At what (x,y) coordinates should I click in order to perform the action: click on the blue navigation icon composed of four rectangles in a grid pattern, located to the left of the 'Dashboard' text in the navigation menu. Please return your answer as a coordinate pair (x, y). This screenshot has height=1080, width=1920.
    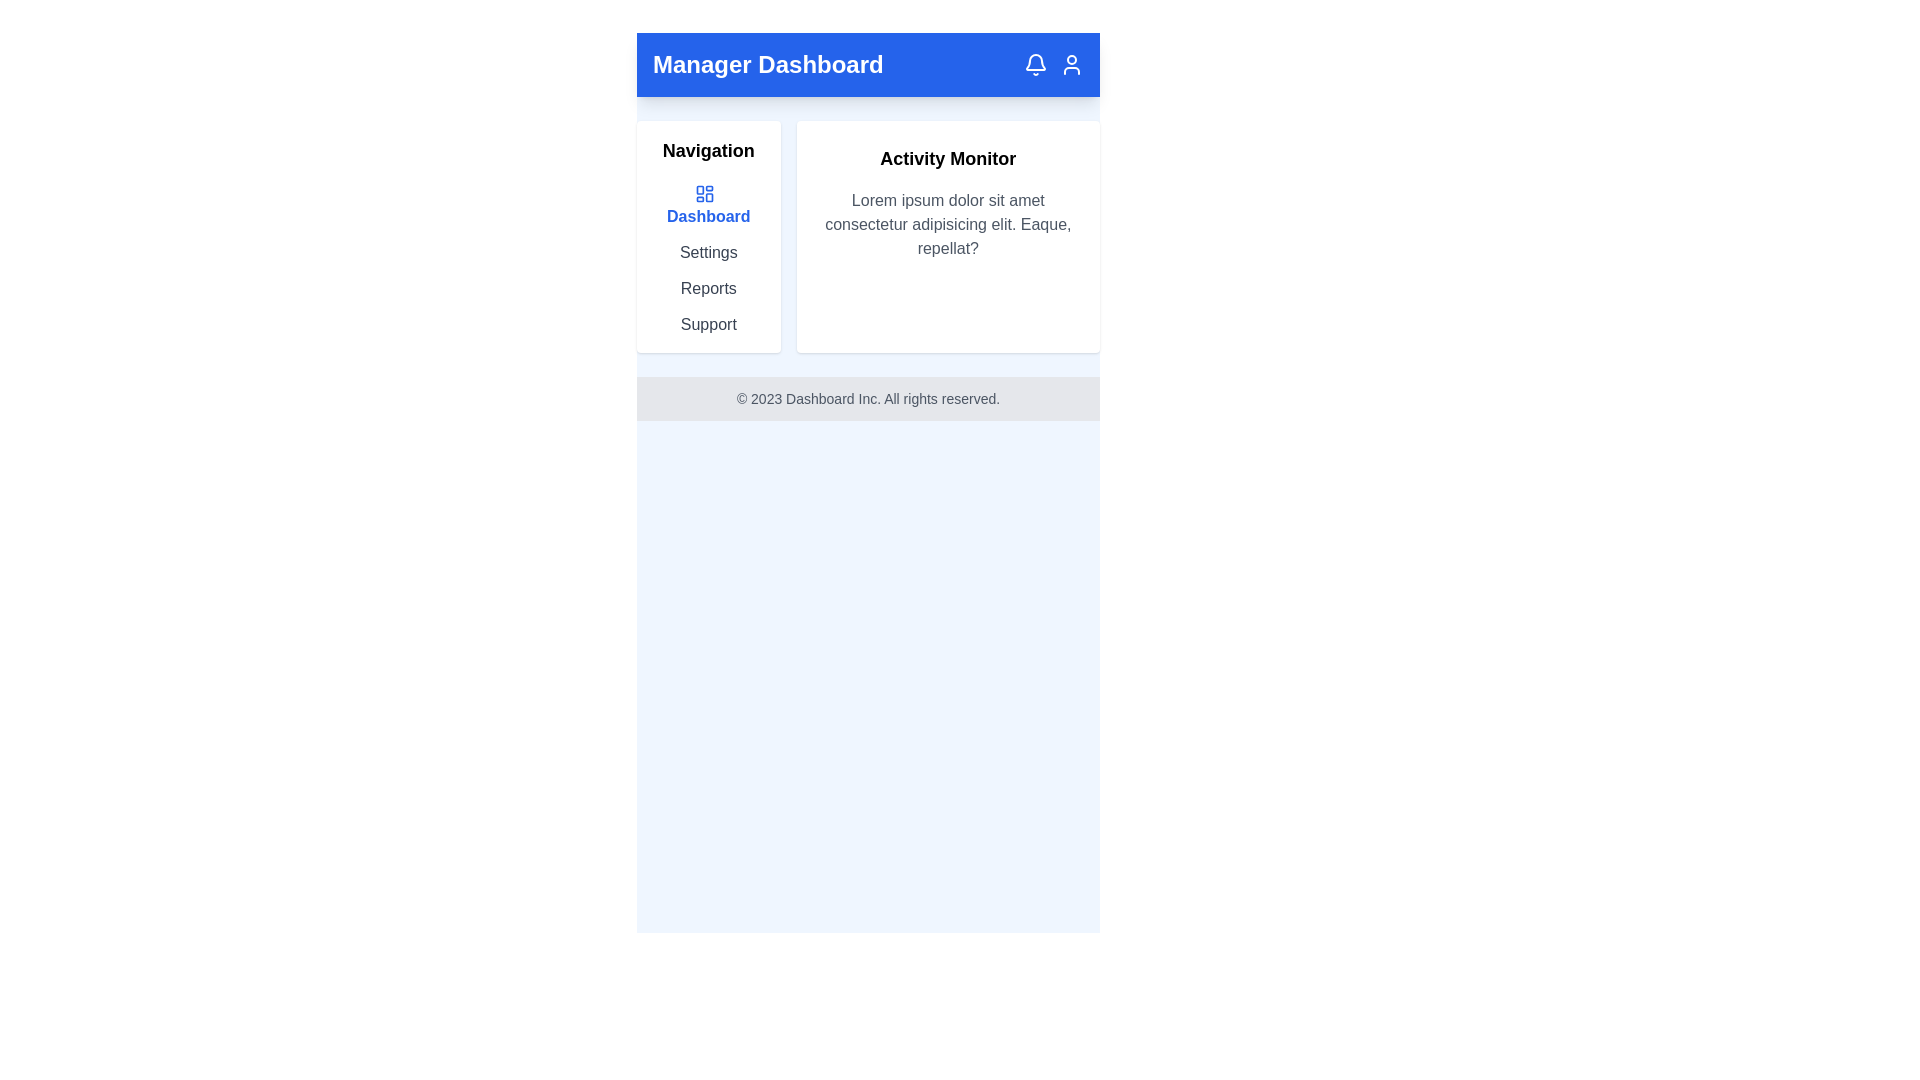
    Looking at the image, I should click on (704, 193).